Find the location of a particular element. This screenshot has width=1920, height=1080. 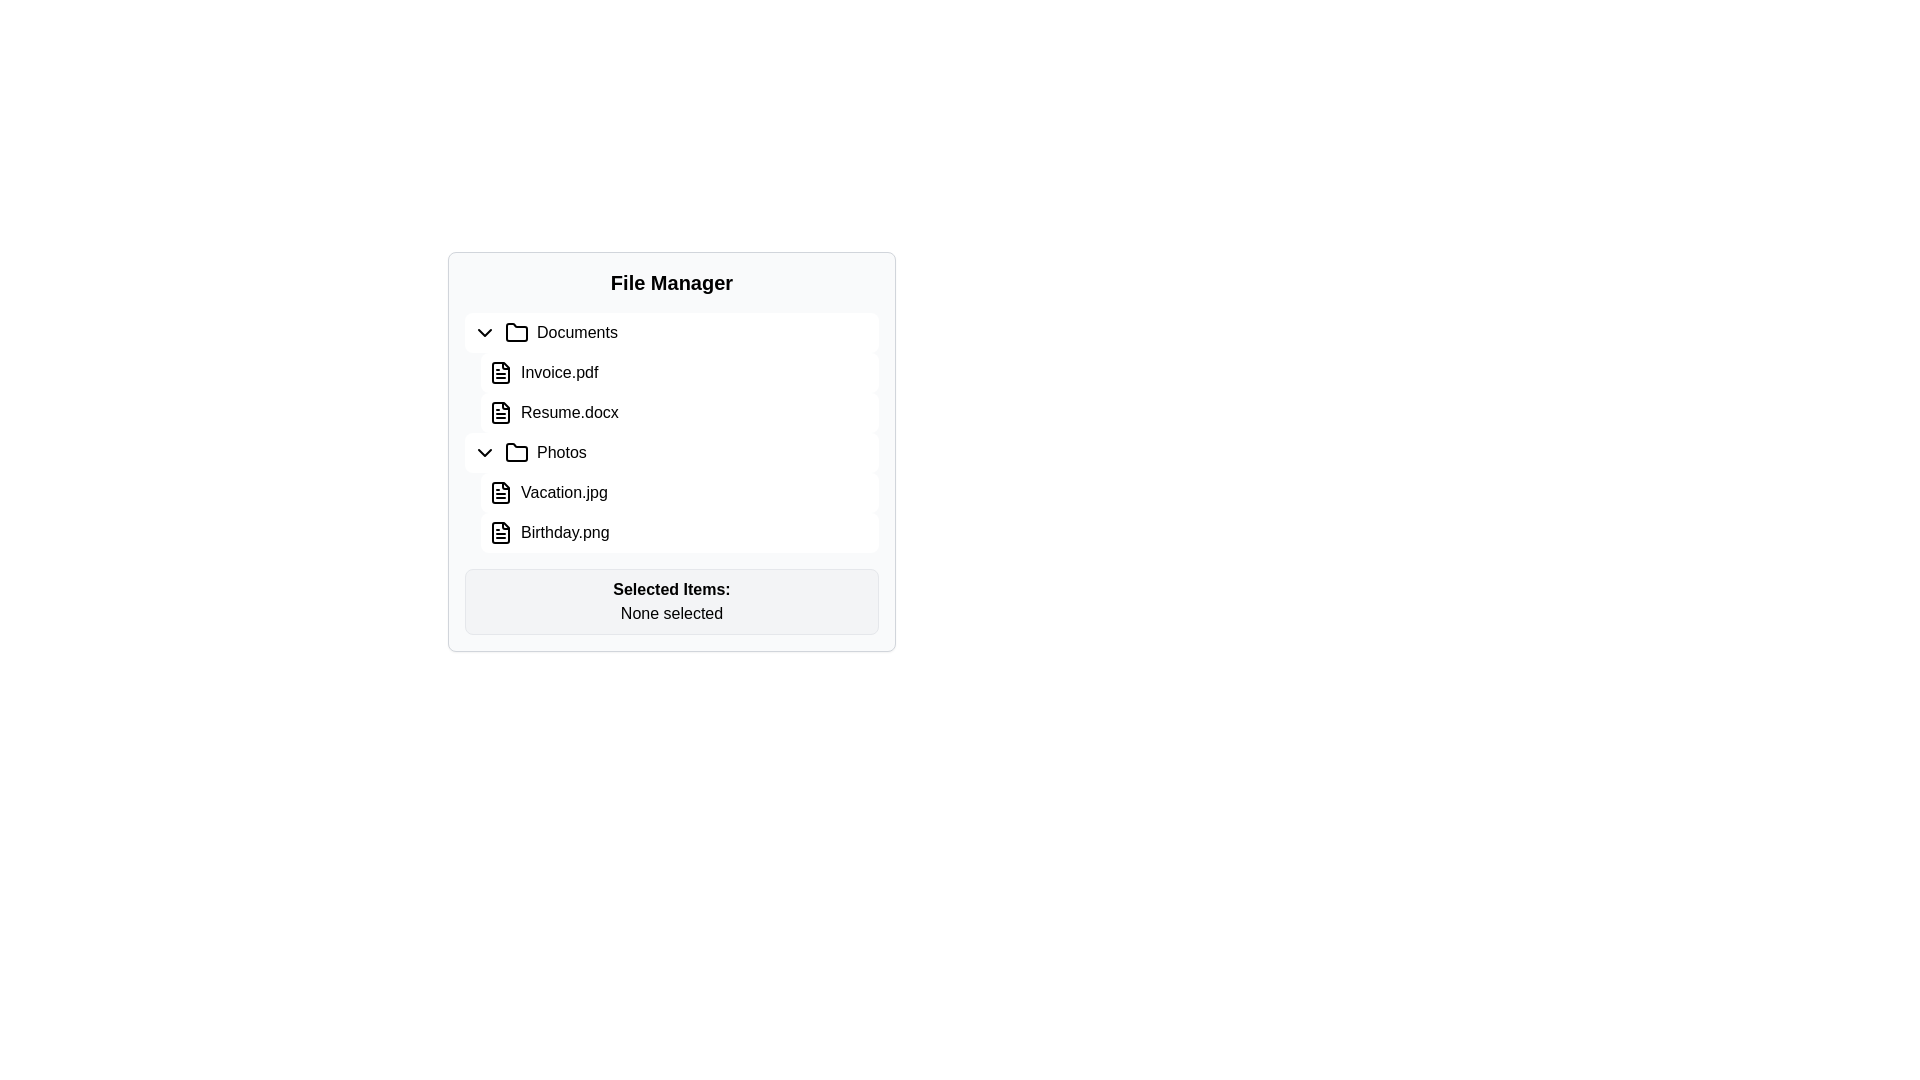

the second selectable file item under the 'Photos' folder section of the file manager is located at coordinates (680, 531).